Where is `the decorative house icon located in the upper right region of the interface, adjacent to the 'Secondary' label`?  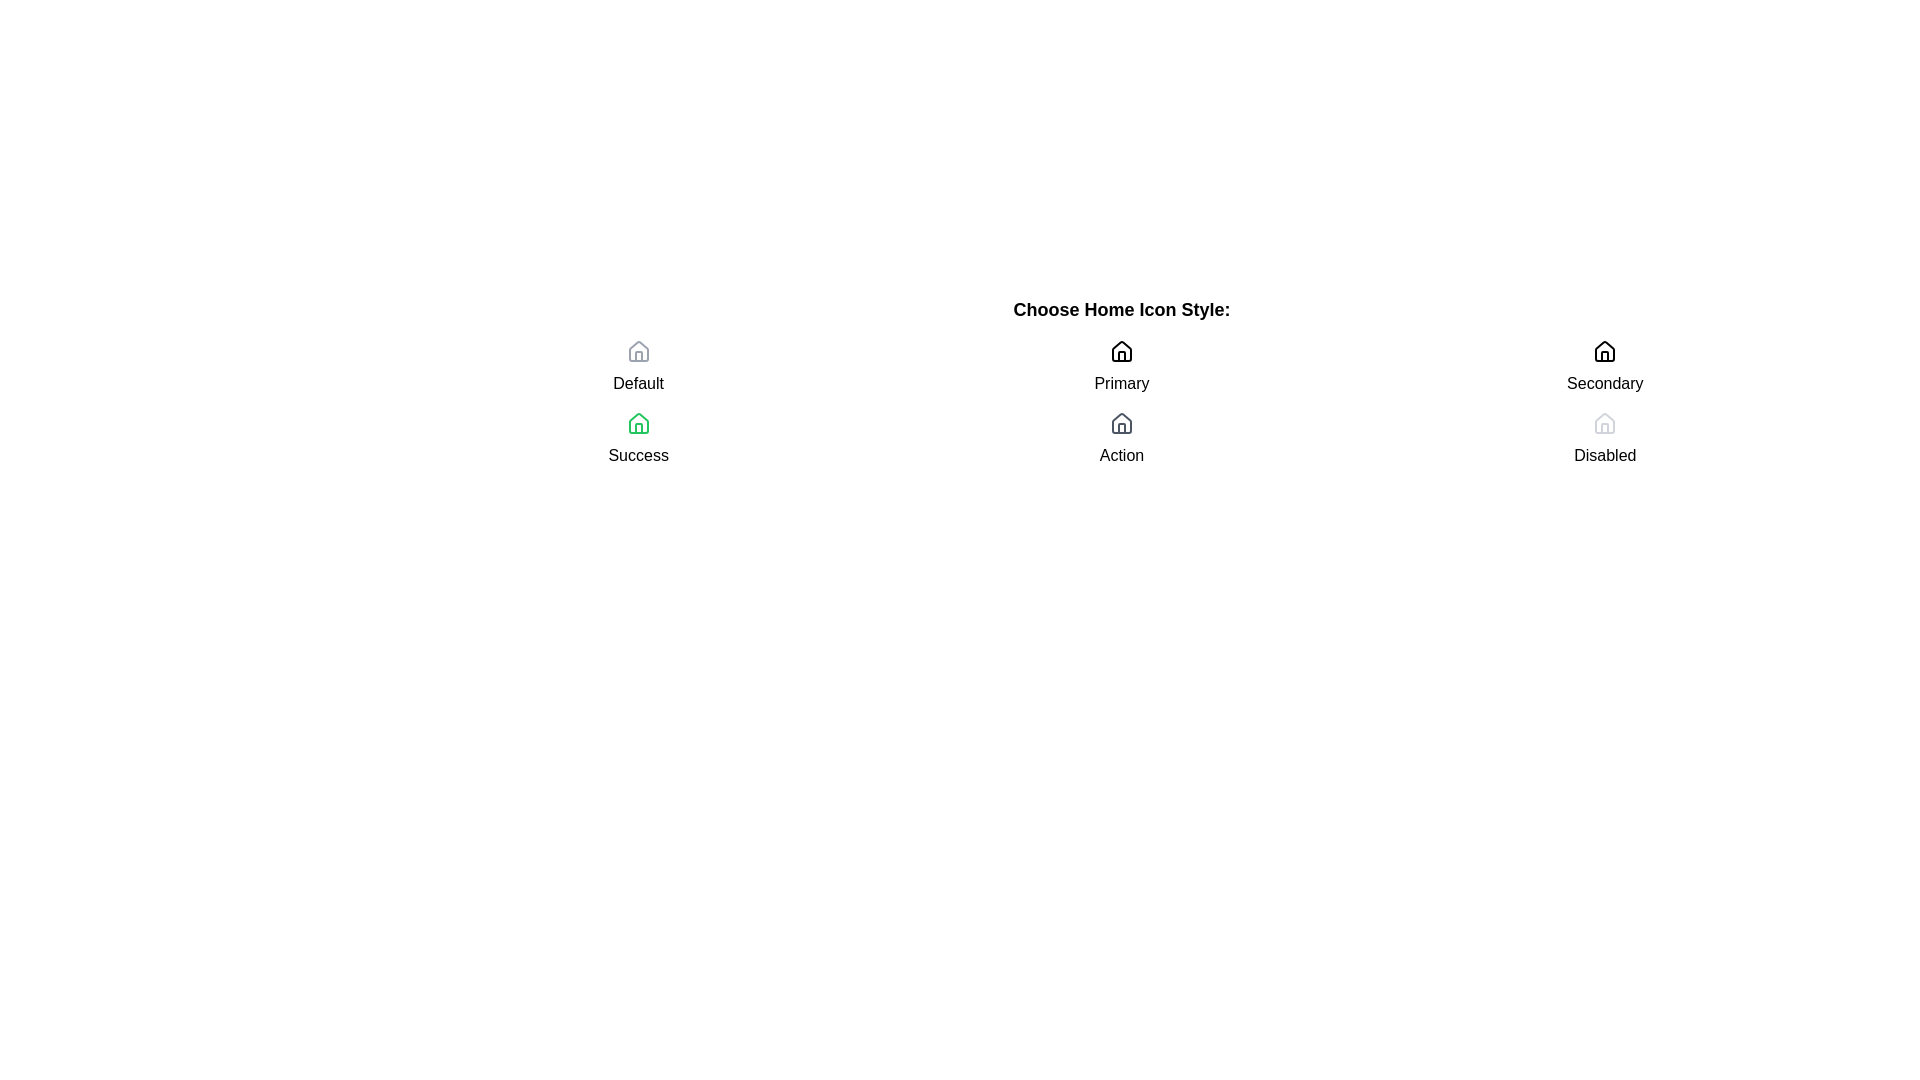
the decorative house icon located in the upper right region of the interface, adjacent to the 'Secondary' label is located at coordinates (637, 350).